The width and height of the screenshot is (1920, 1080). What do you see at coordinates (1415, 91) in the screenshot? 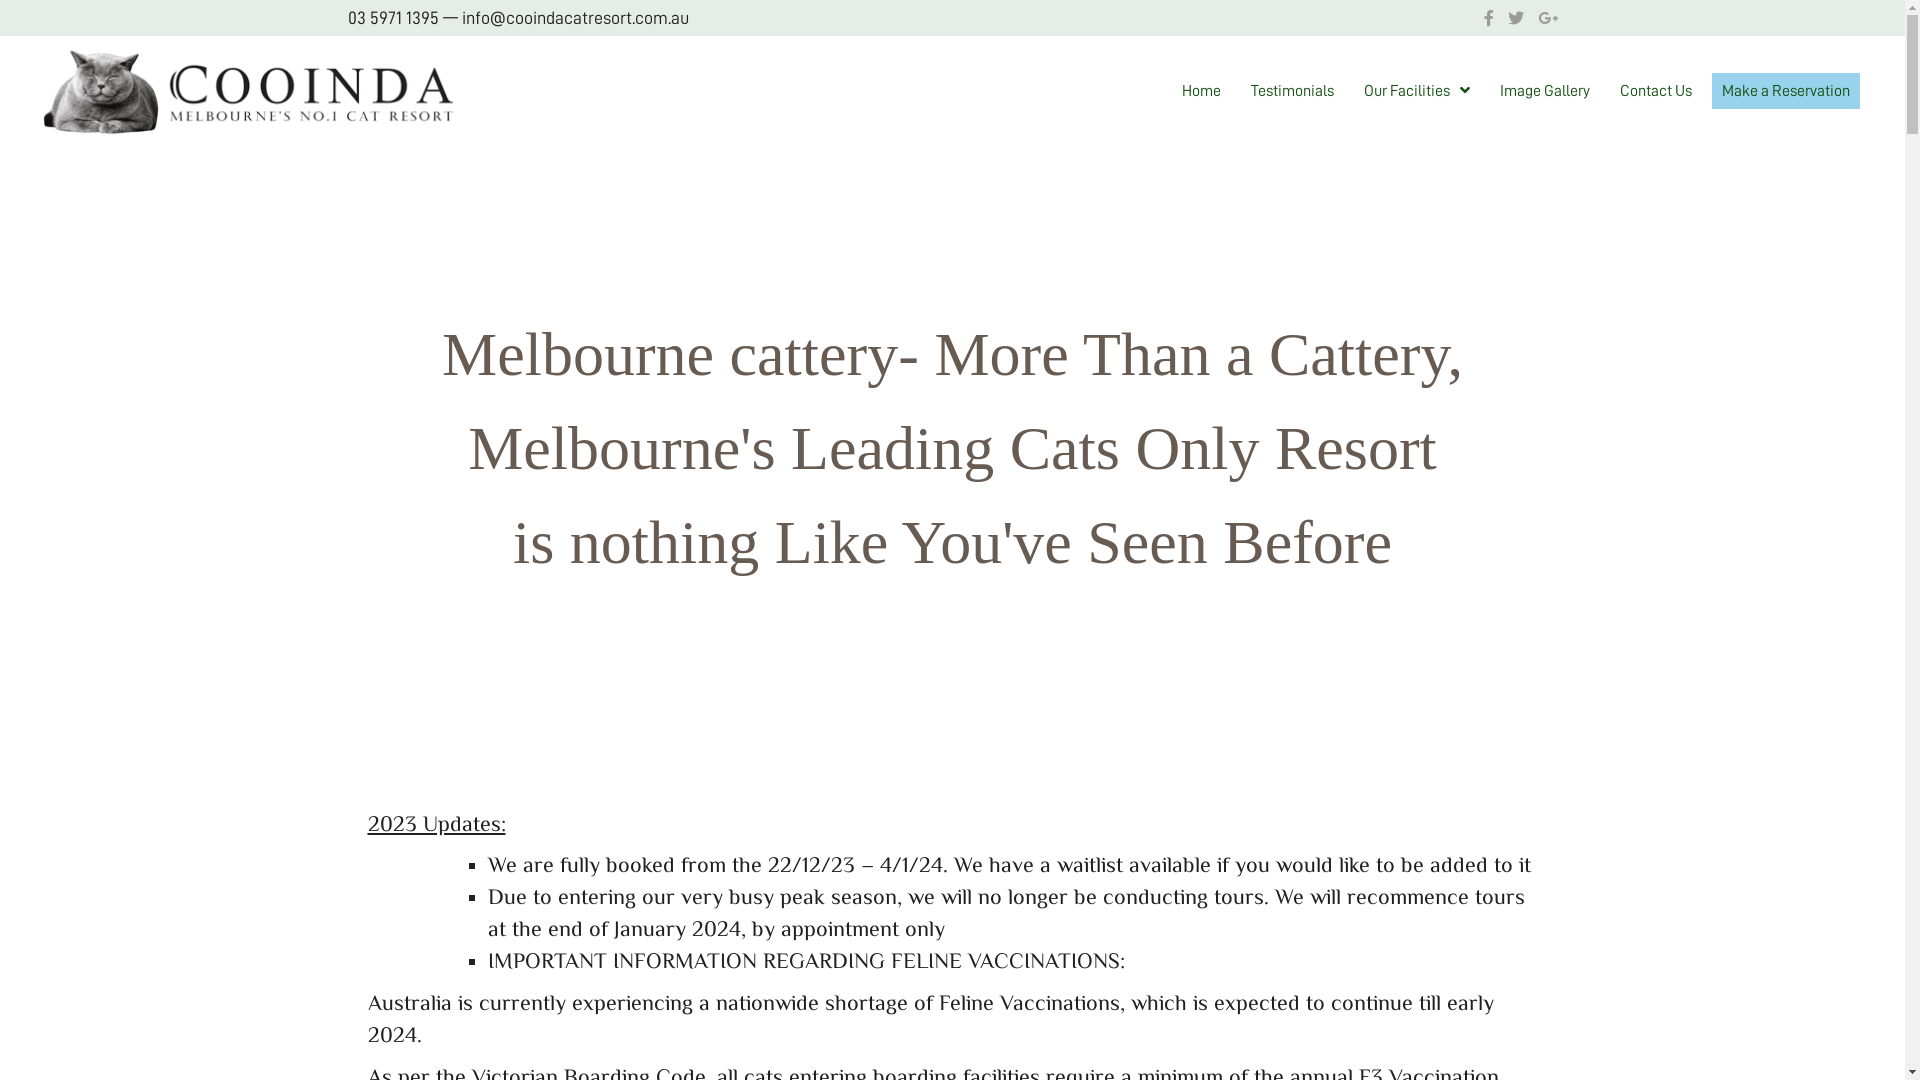
I see `'Our Facilities'` at bounding box center [1415, 91].